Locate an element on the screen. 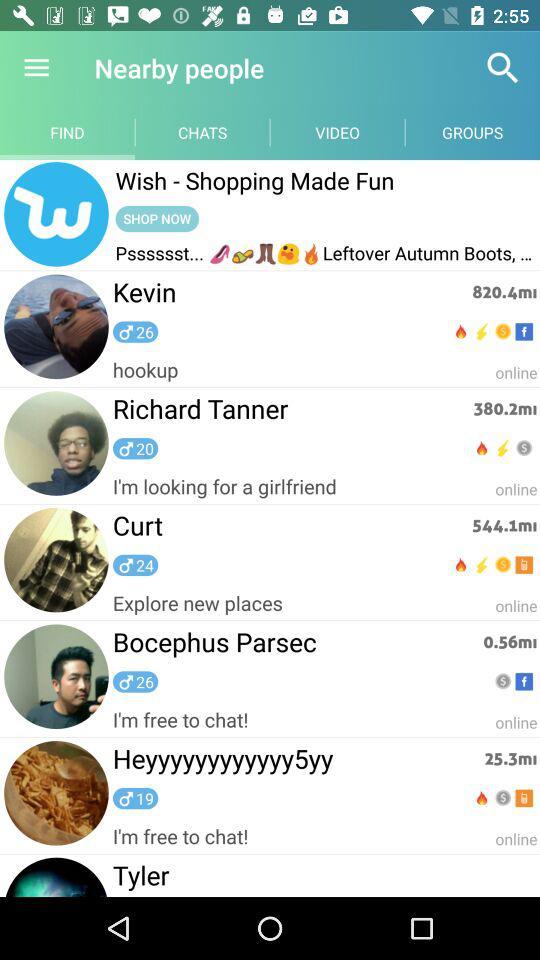 The width and height of the screenshot is (540, 960). advertisement icon for wish is located at coordinates (56, 215).